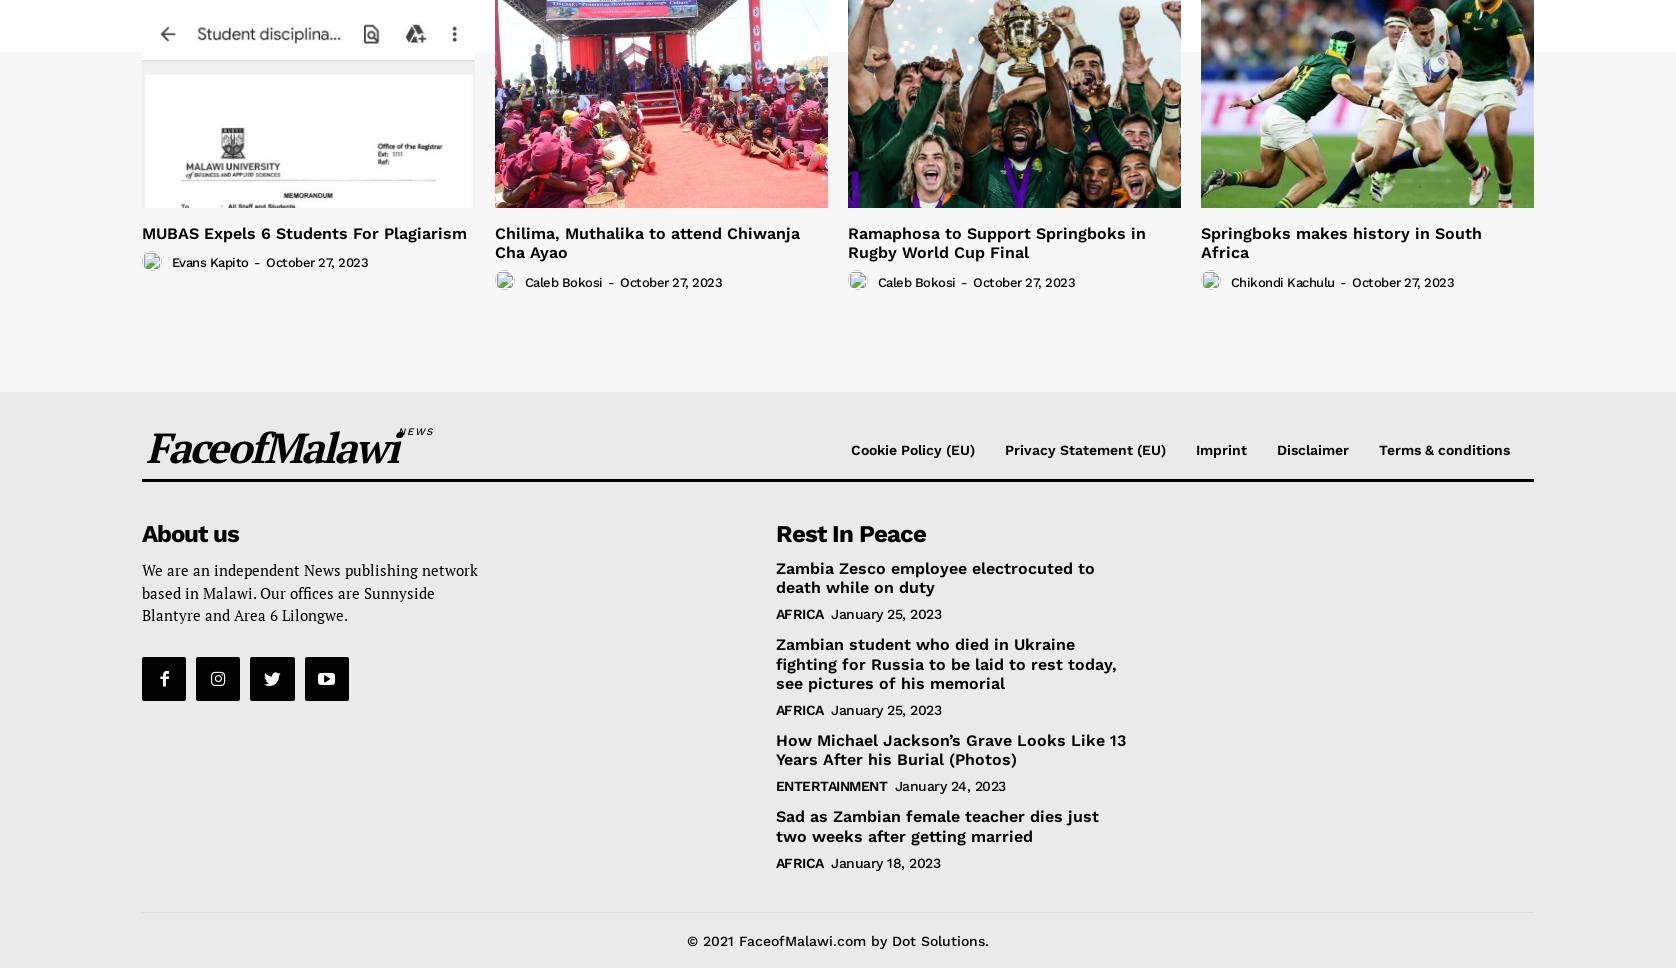  I want to click on 'Entertainment', so click(829, 785).